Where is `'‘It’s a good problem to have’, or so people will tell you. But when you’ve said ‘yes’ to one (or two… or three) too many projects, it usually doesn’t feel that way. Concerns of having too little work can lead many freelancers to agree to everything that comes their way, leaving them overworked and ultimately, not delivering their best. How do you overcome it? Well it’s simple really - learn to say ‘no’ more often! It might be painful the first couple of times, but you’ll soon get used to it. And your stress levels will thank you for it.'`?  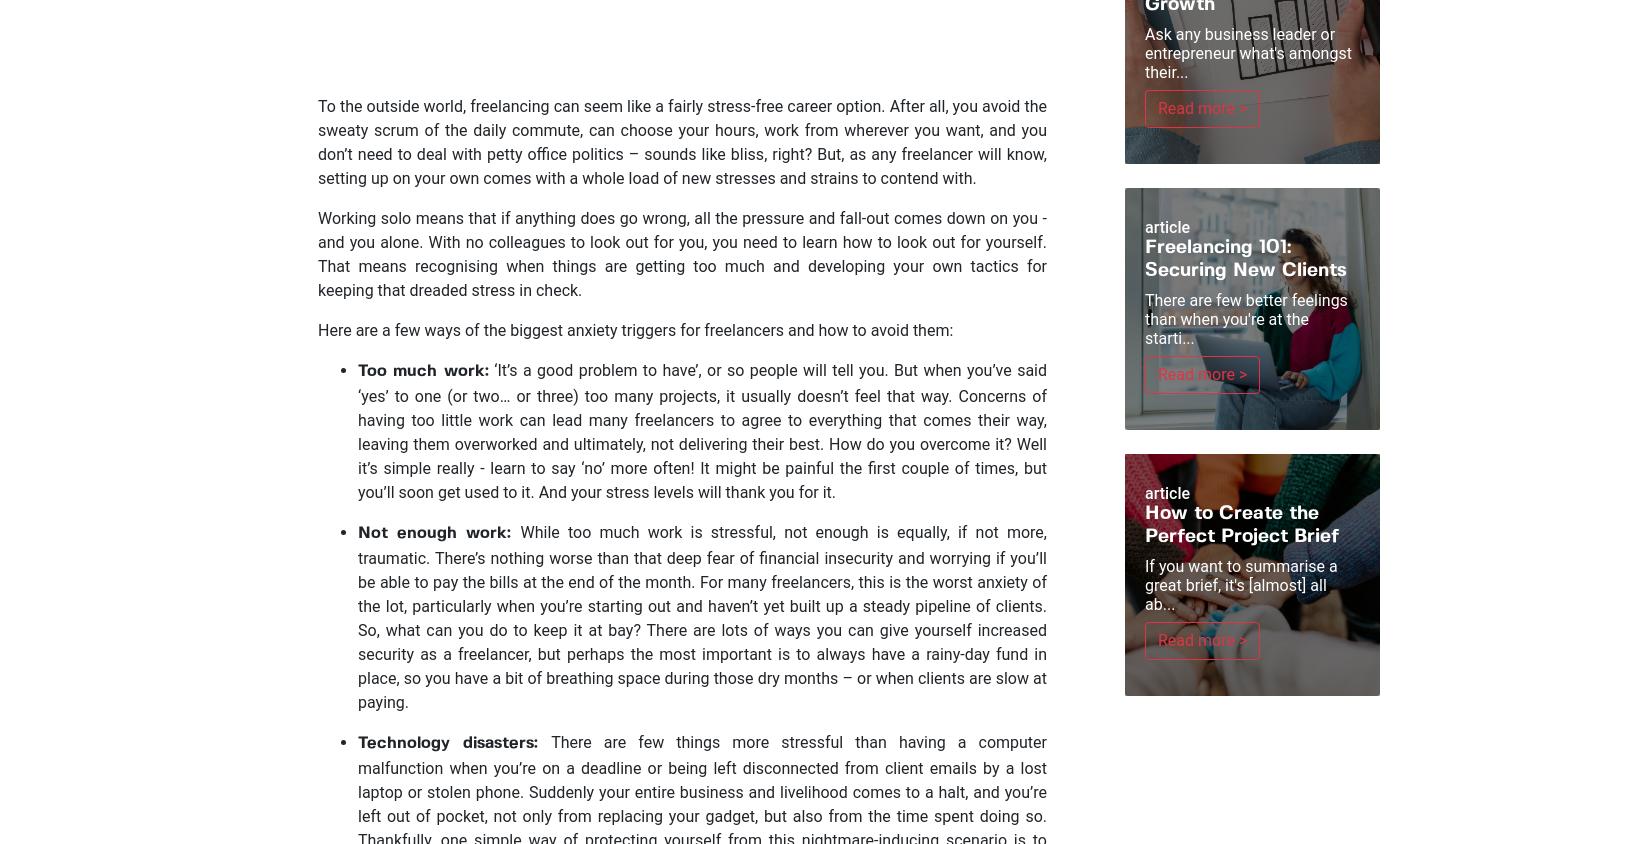
'‘It’s a good problem to have’, or so people will tell you. But when you’ve said ‘yes’ to one (or two… or three) too many projects, it usually doesn’t feel that way. Concerns of having too little work can lead many freelancers to agree to everything that comes their way, leaving them overworked and ultimately, not delivering their best. How do you overcome it? Well it’s simple really - learn to say ‘no’ more often! It might be painful the first couple of times, but you’ll soon get used to it. And your stress levels will thank you for it.' is located at coordinates (701, 430).